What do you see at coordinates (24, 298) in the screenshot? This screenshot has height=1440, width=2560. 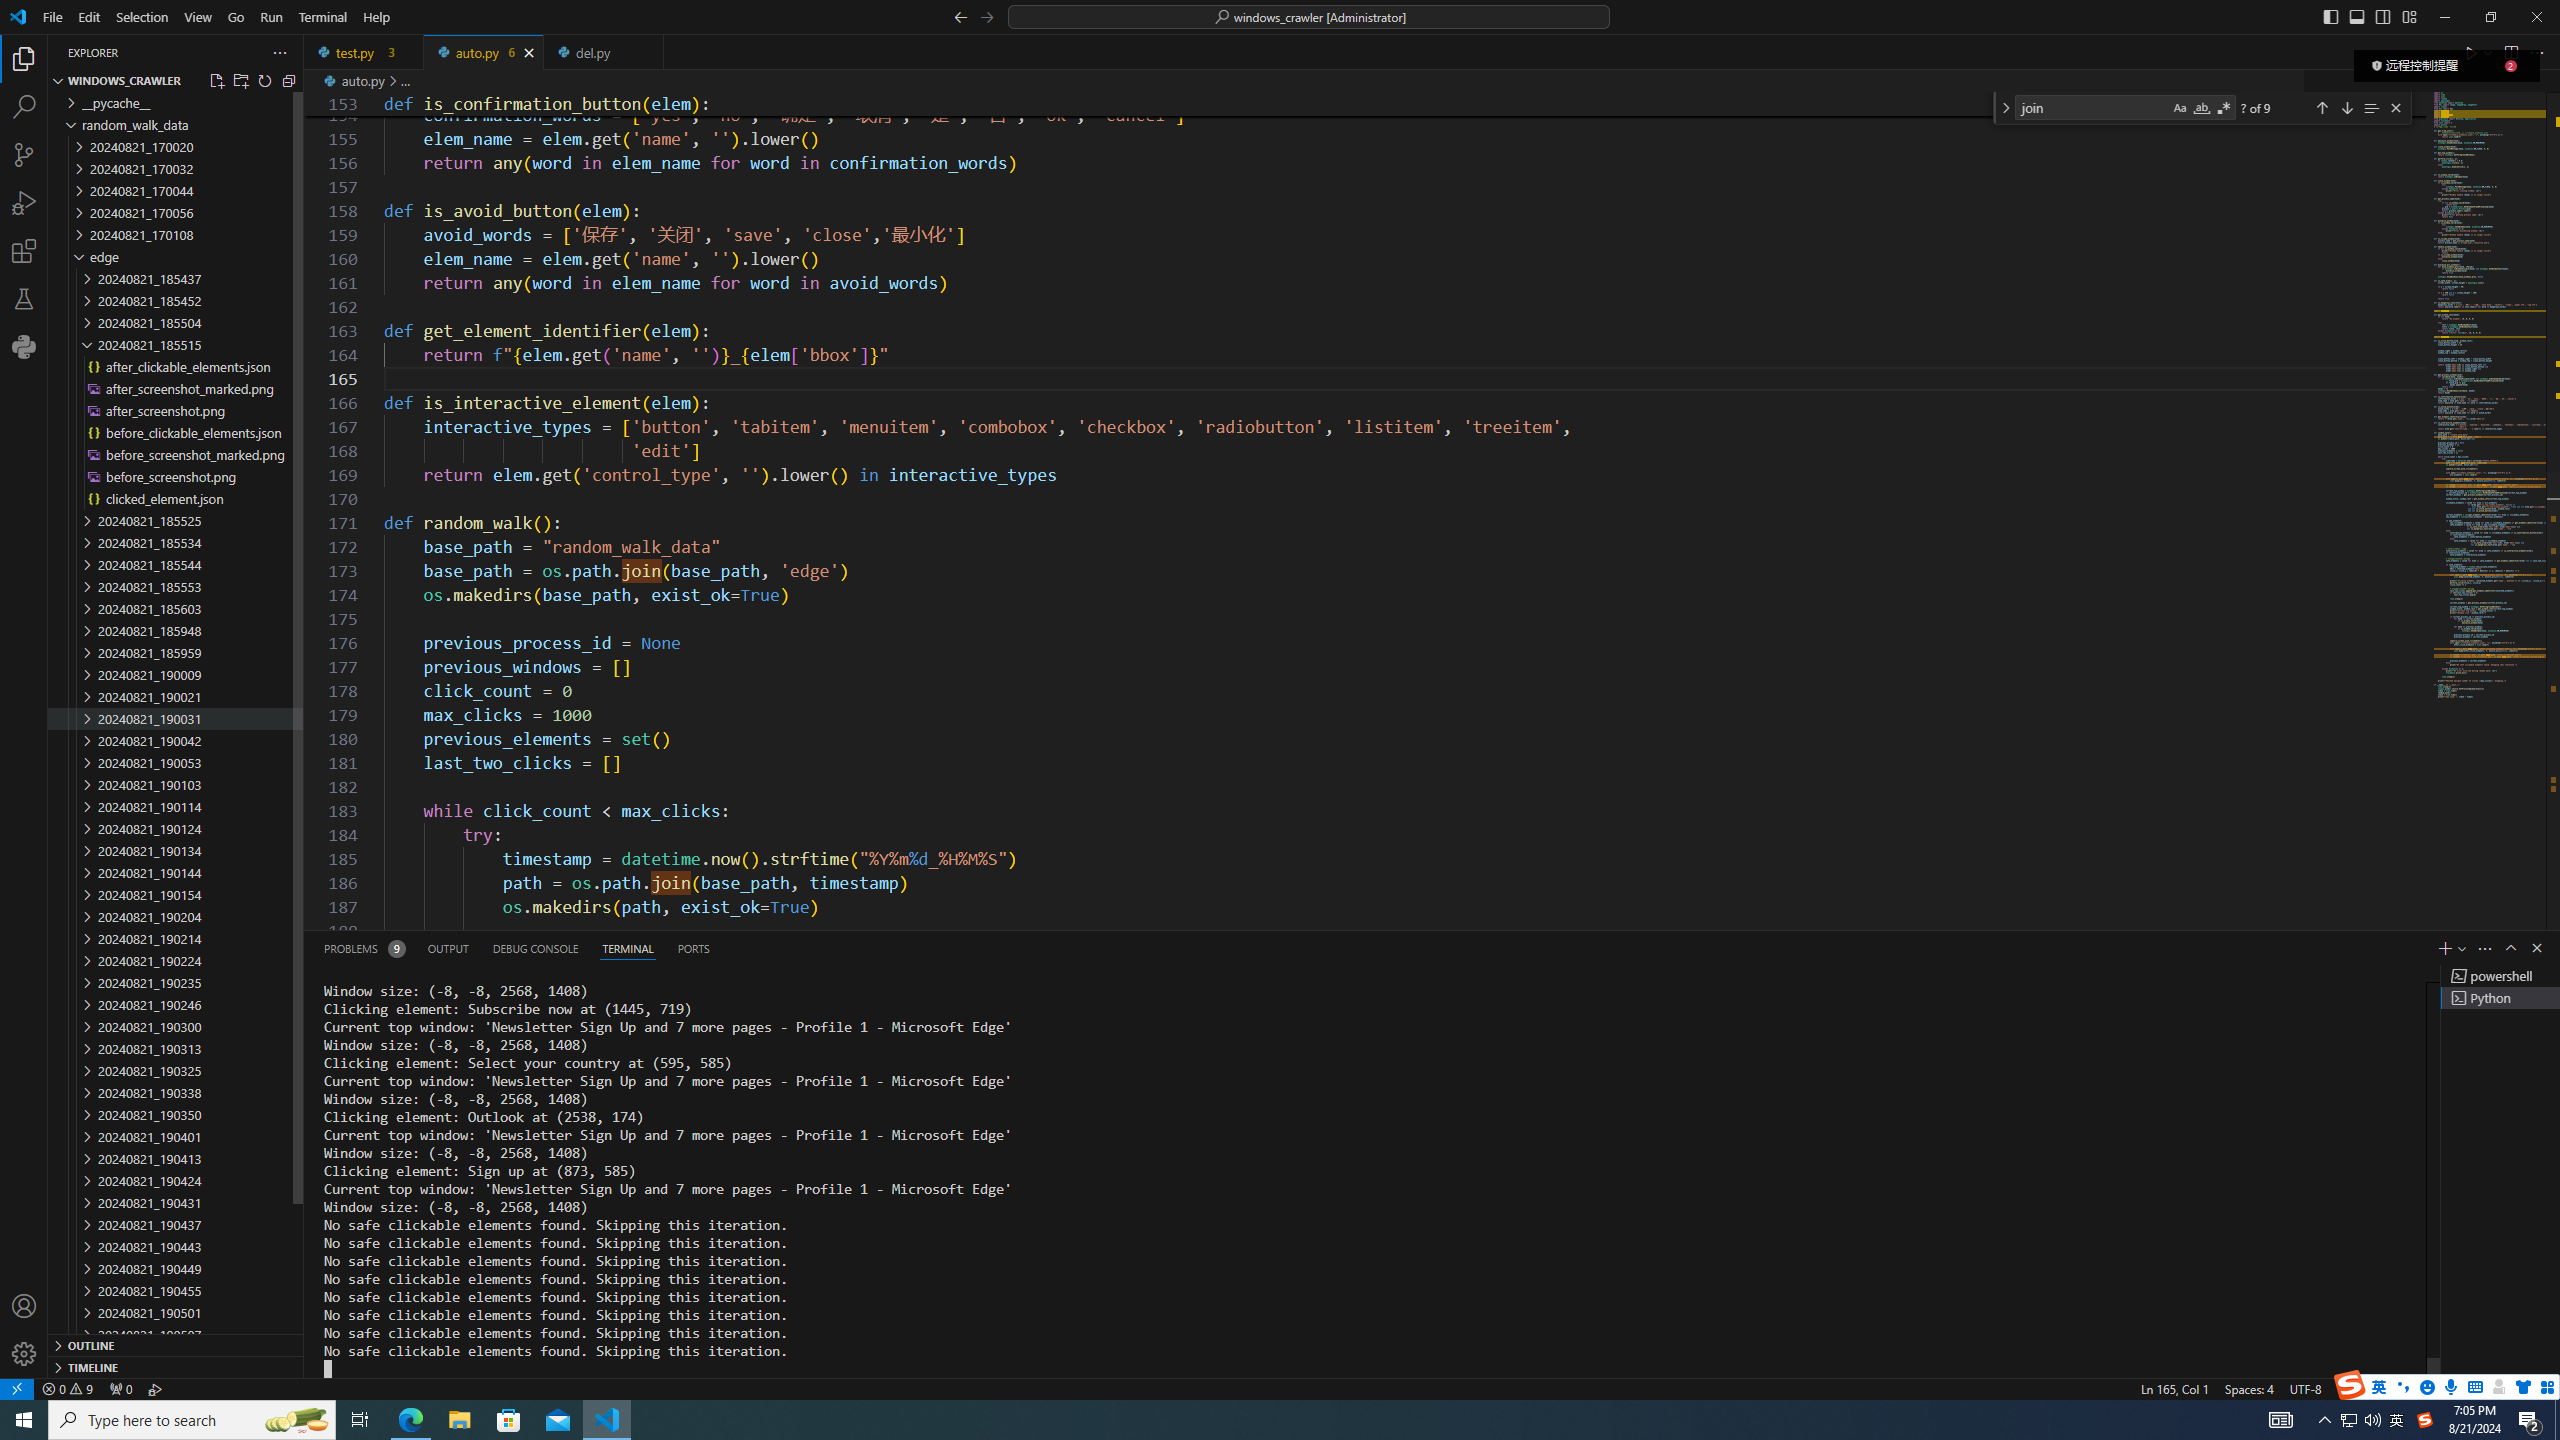 I see `'Testing'` at bounding box center [24, 298].